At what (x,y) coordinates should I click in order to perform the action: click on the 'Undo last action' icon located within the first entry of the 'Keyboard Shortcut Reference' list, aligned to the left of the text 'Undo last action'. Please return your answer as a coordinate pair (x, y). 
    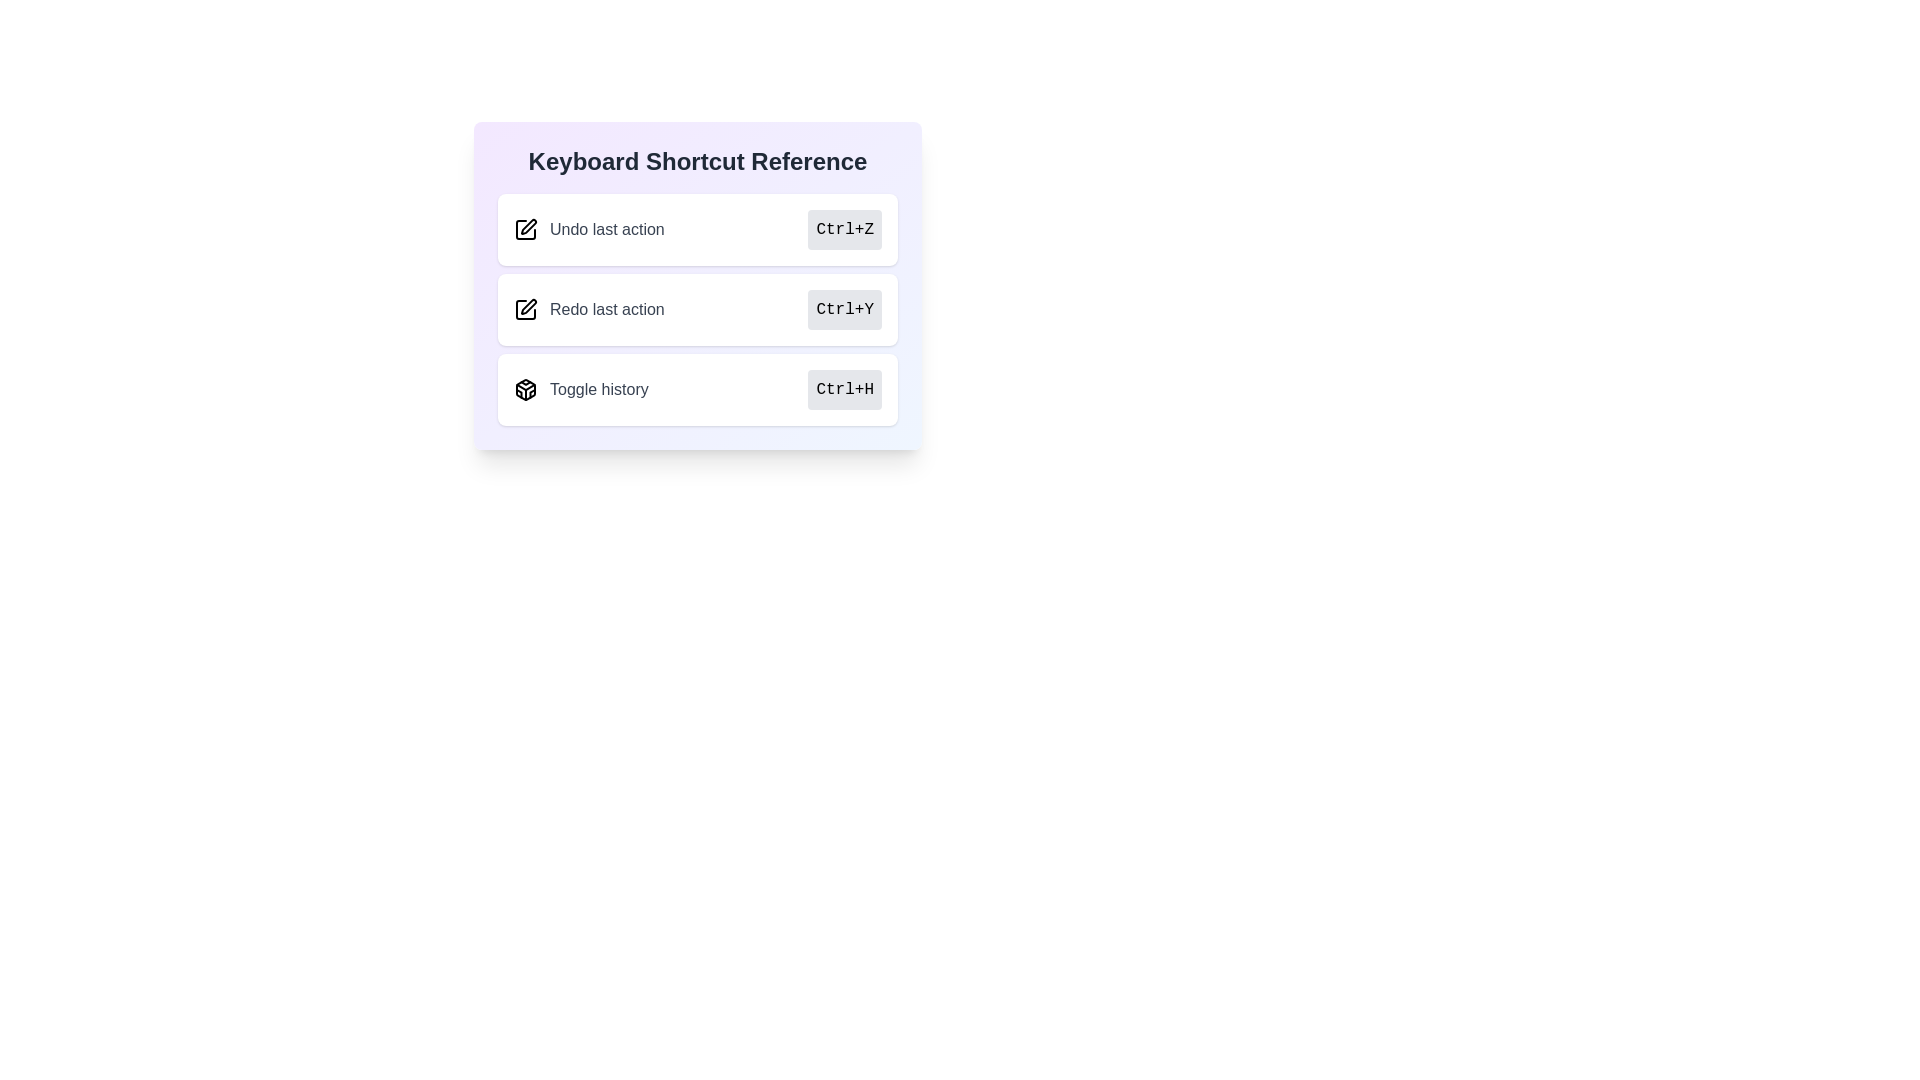
    Looking at the image, I should click on (526, 229).